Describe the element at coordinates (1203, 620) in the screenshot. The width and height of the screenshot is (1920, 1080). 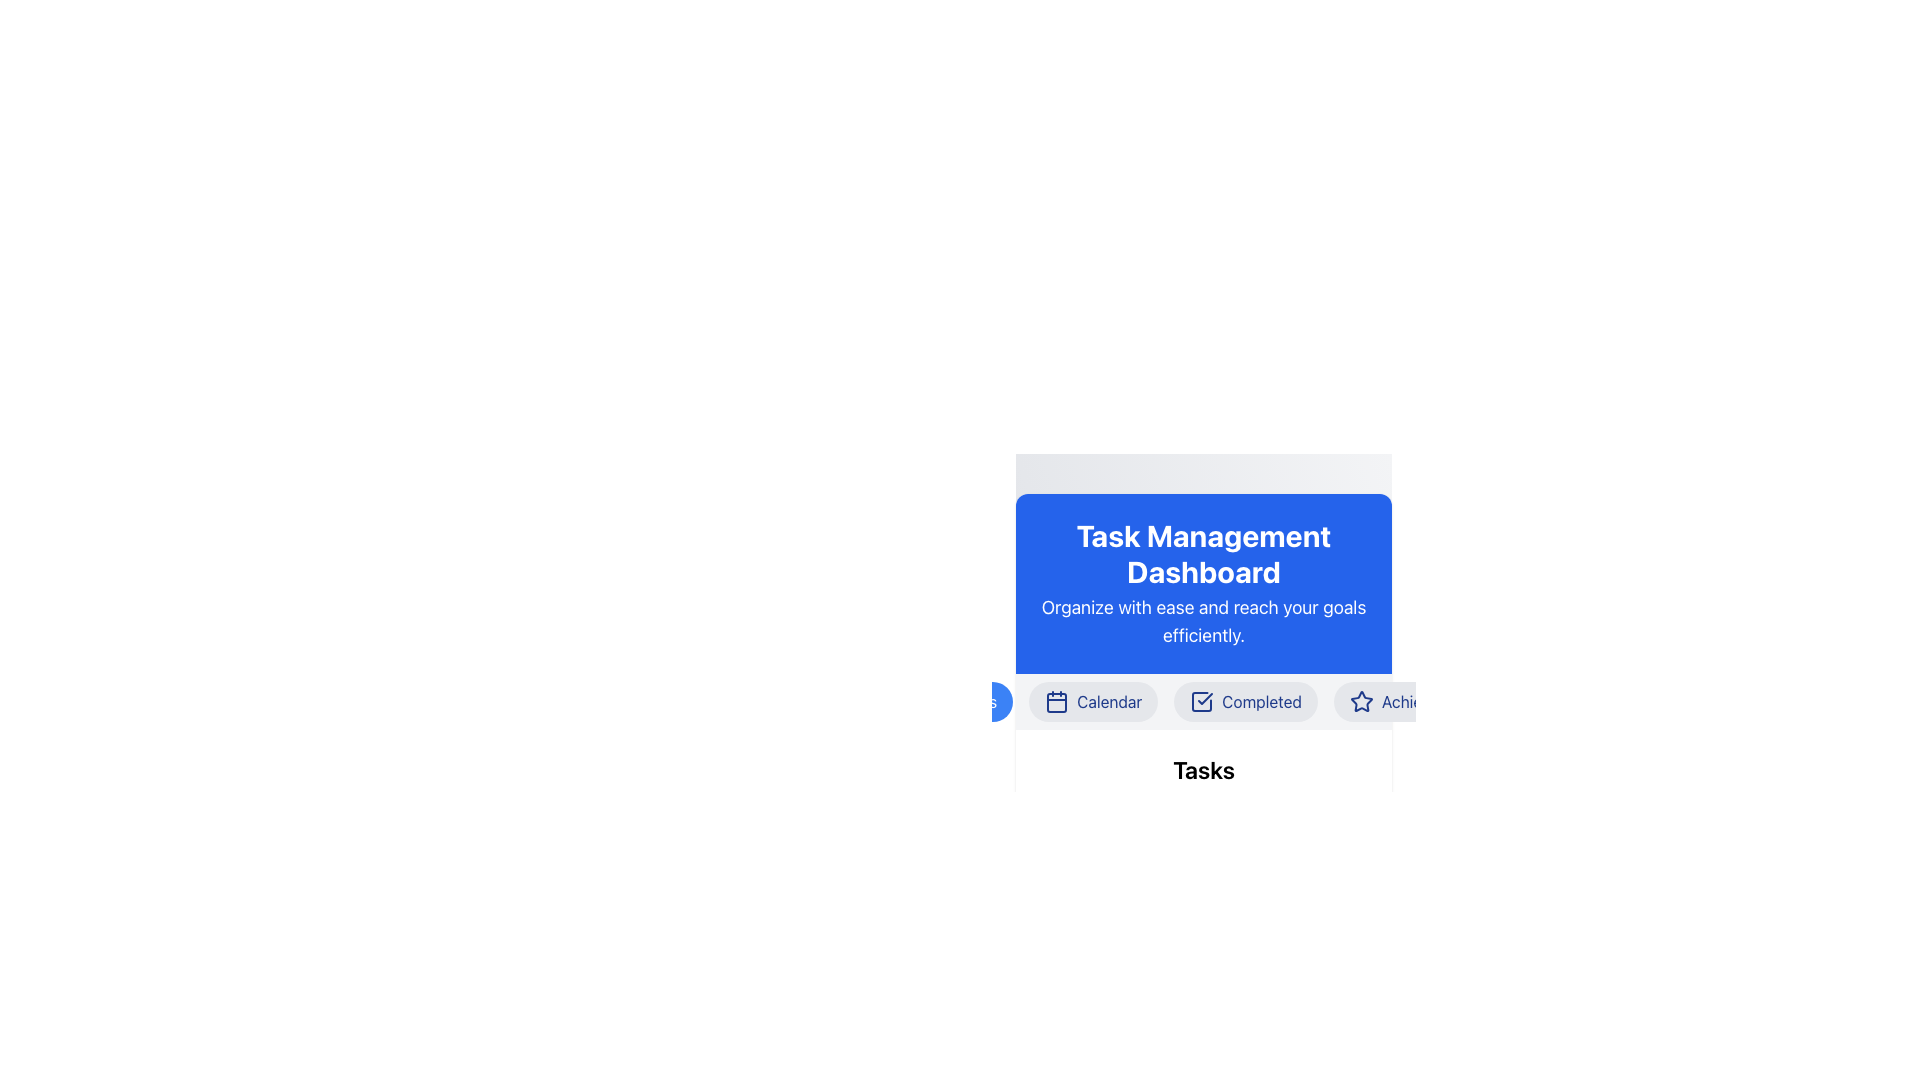
I see `the text block that contains the message 'Organize with ease and reach your goals efficiently.' which is styled in white font against a blue background and located below the title 'Task Management Dashboard.'` at that location.